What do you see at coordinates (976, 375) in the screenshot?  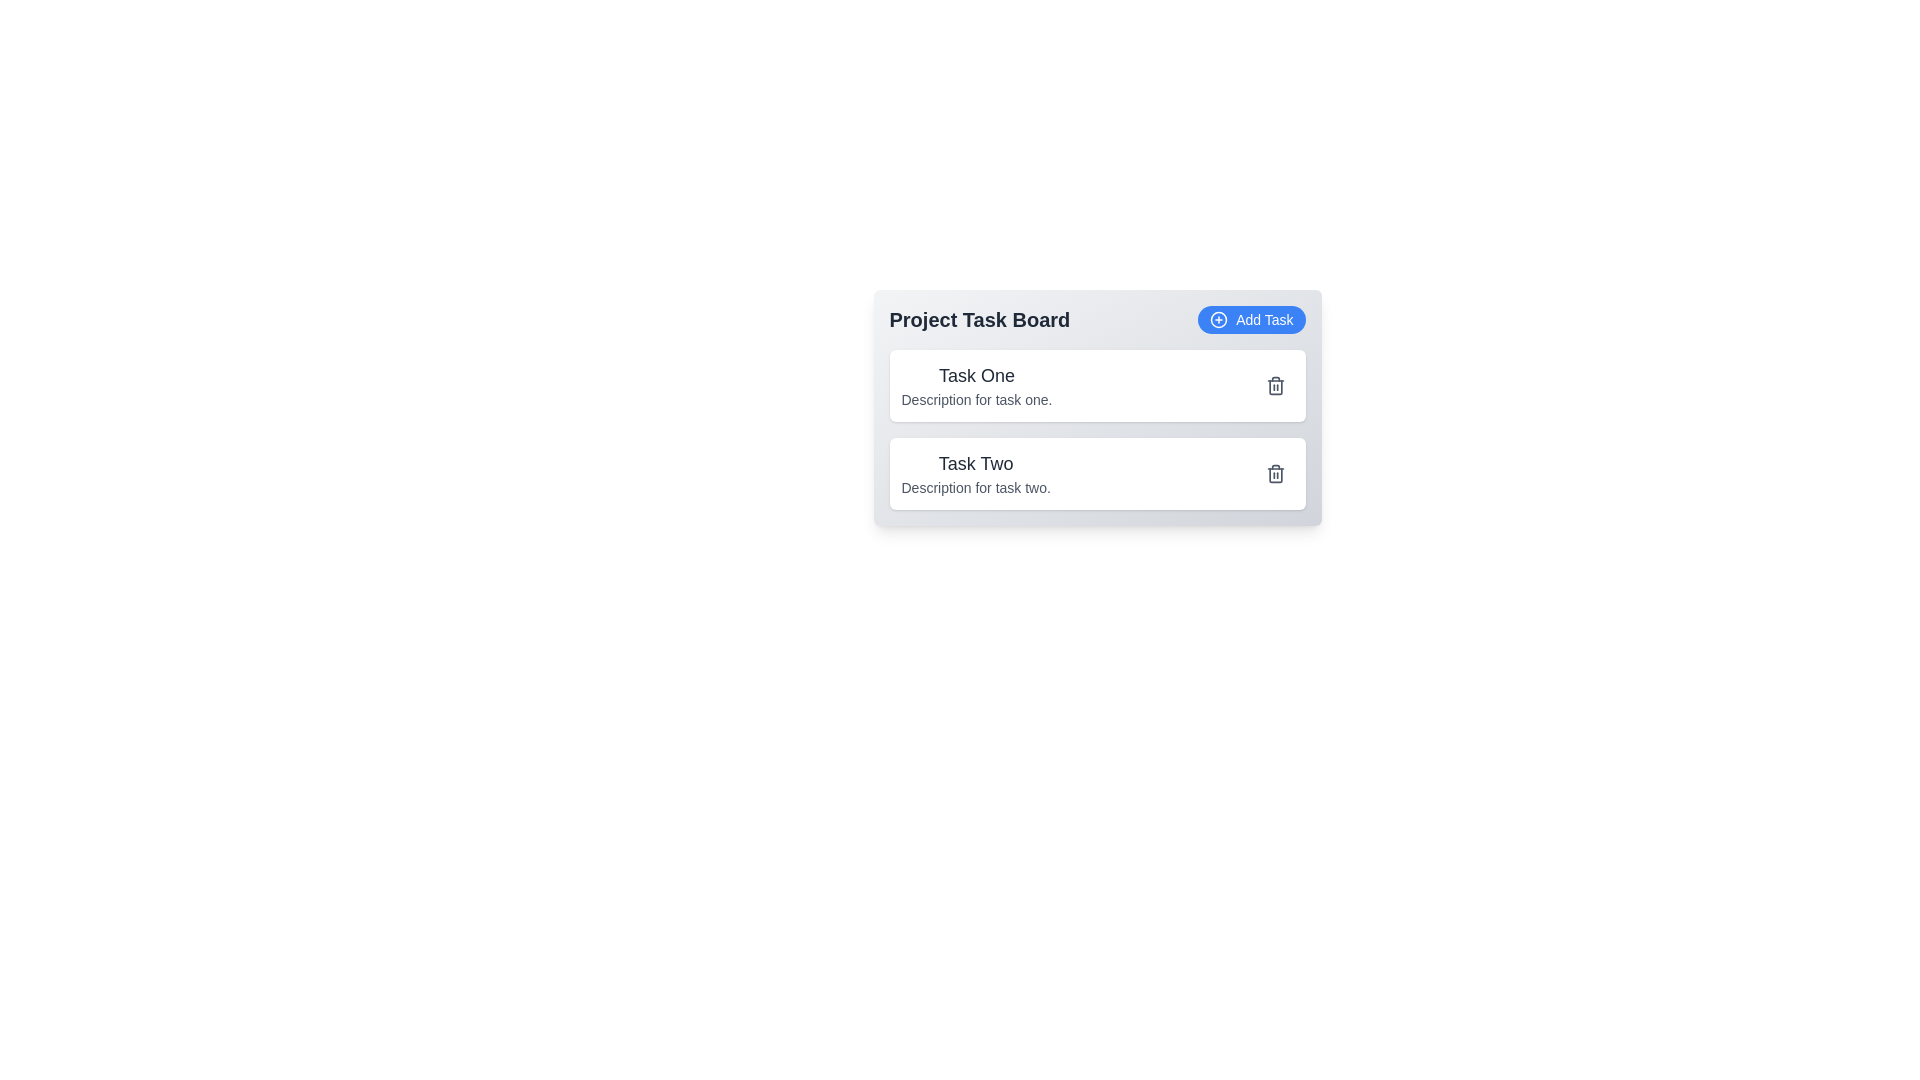 I see `text of the Text Label located at the upper portion of the first list item in the vertical list of tasks` at bounding box center [976, 375].